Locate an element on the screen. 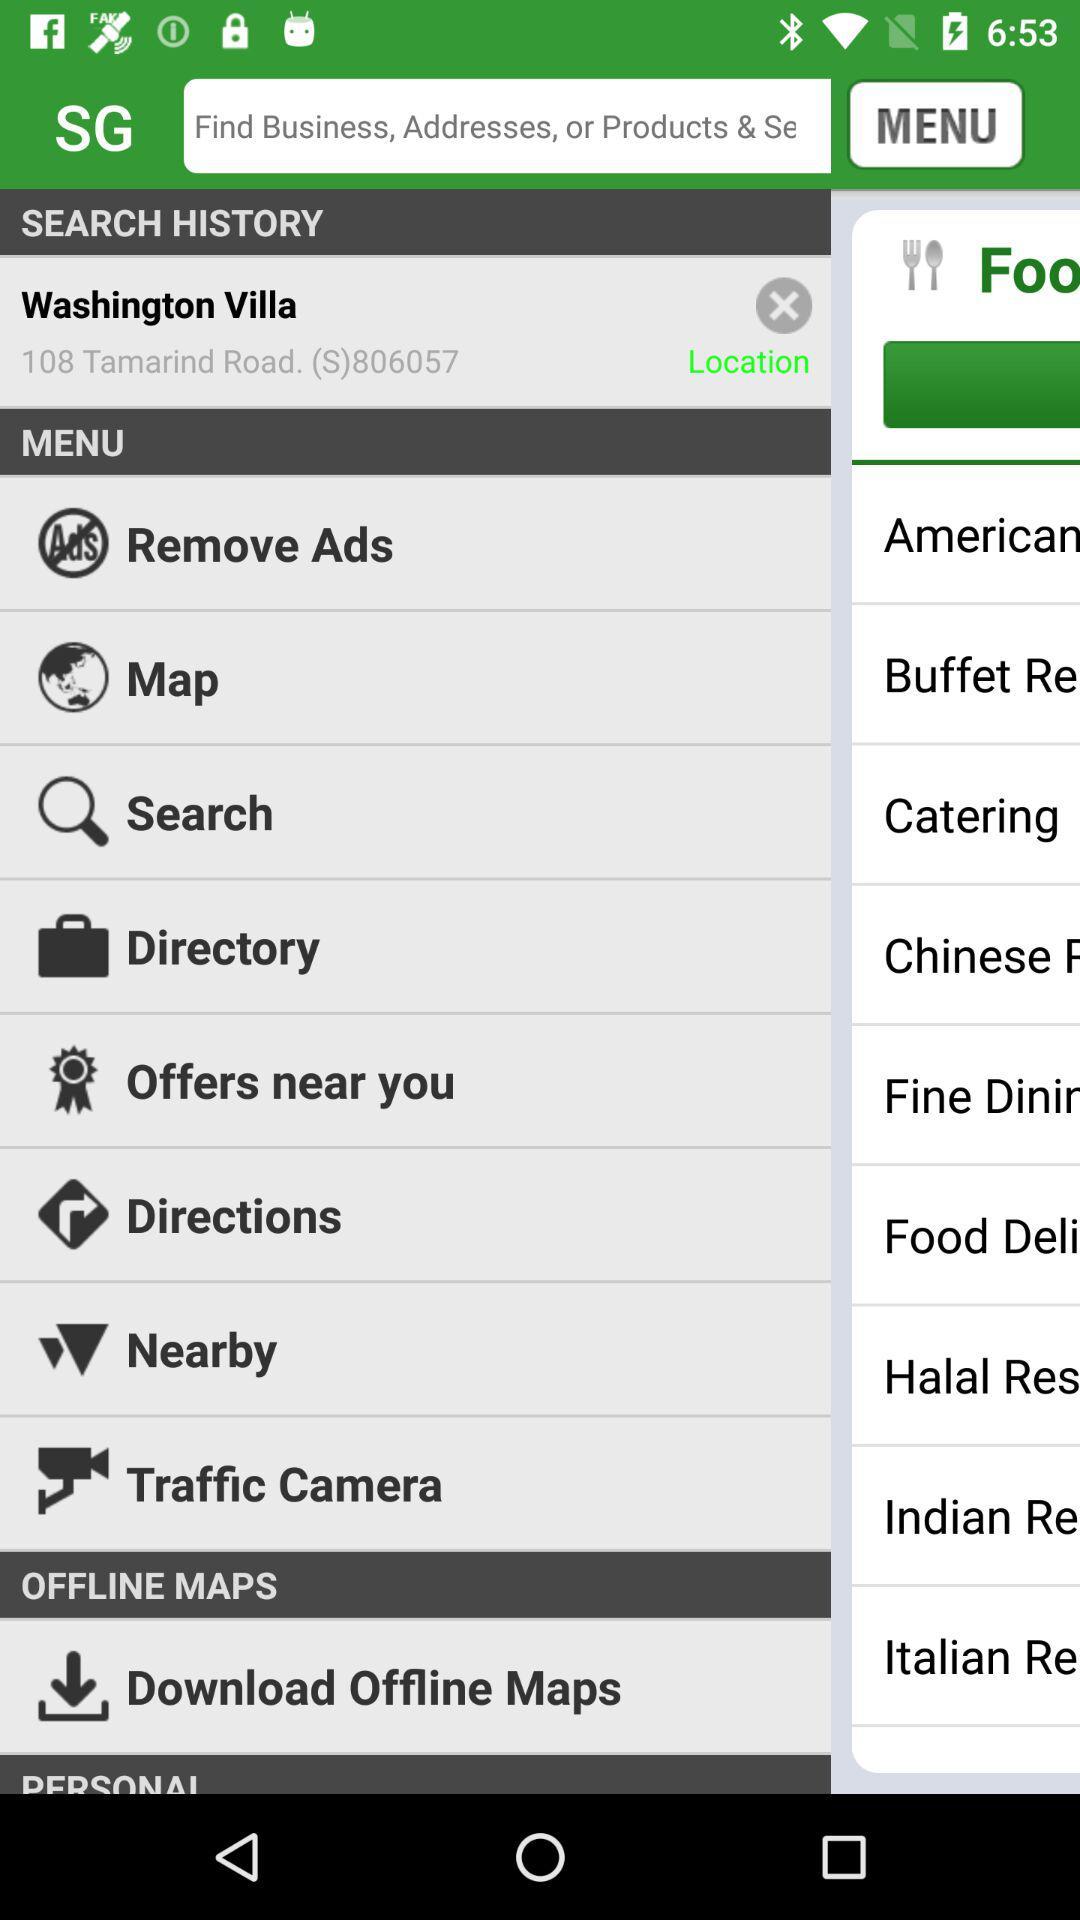 This screenshot has height=1920, width=1080. the halal restaurants item is located at coordinates (980, 1374).